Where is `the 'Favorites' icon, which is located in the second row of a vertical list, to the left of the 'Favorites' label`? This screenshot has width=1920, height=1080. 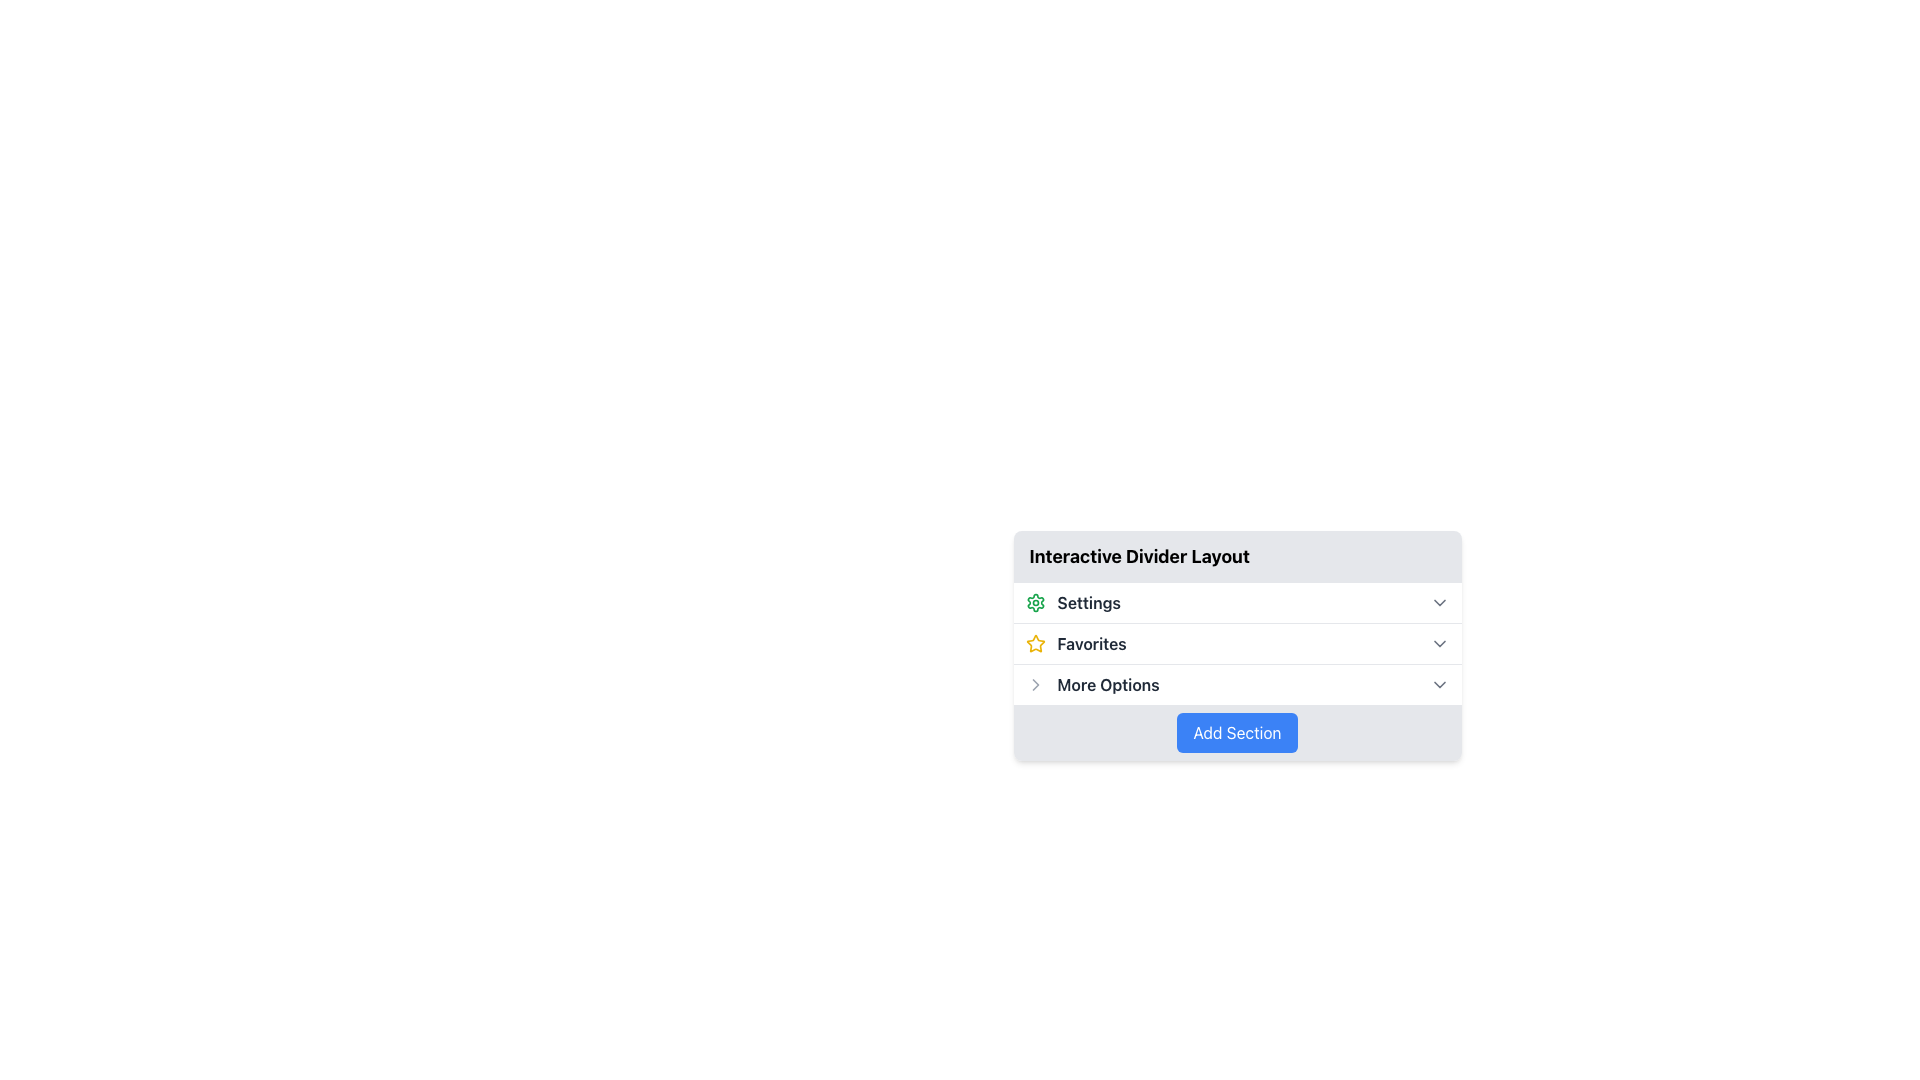
the 'Favorites' icon, which is located in the second row of a vertical list, to the left of the 'Favorites' label is located at coordinates (1035, 643).